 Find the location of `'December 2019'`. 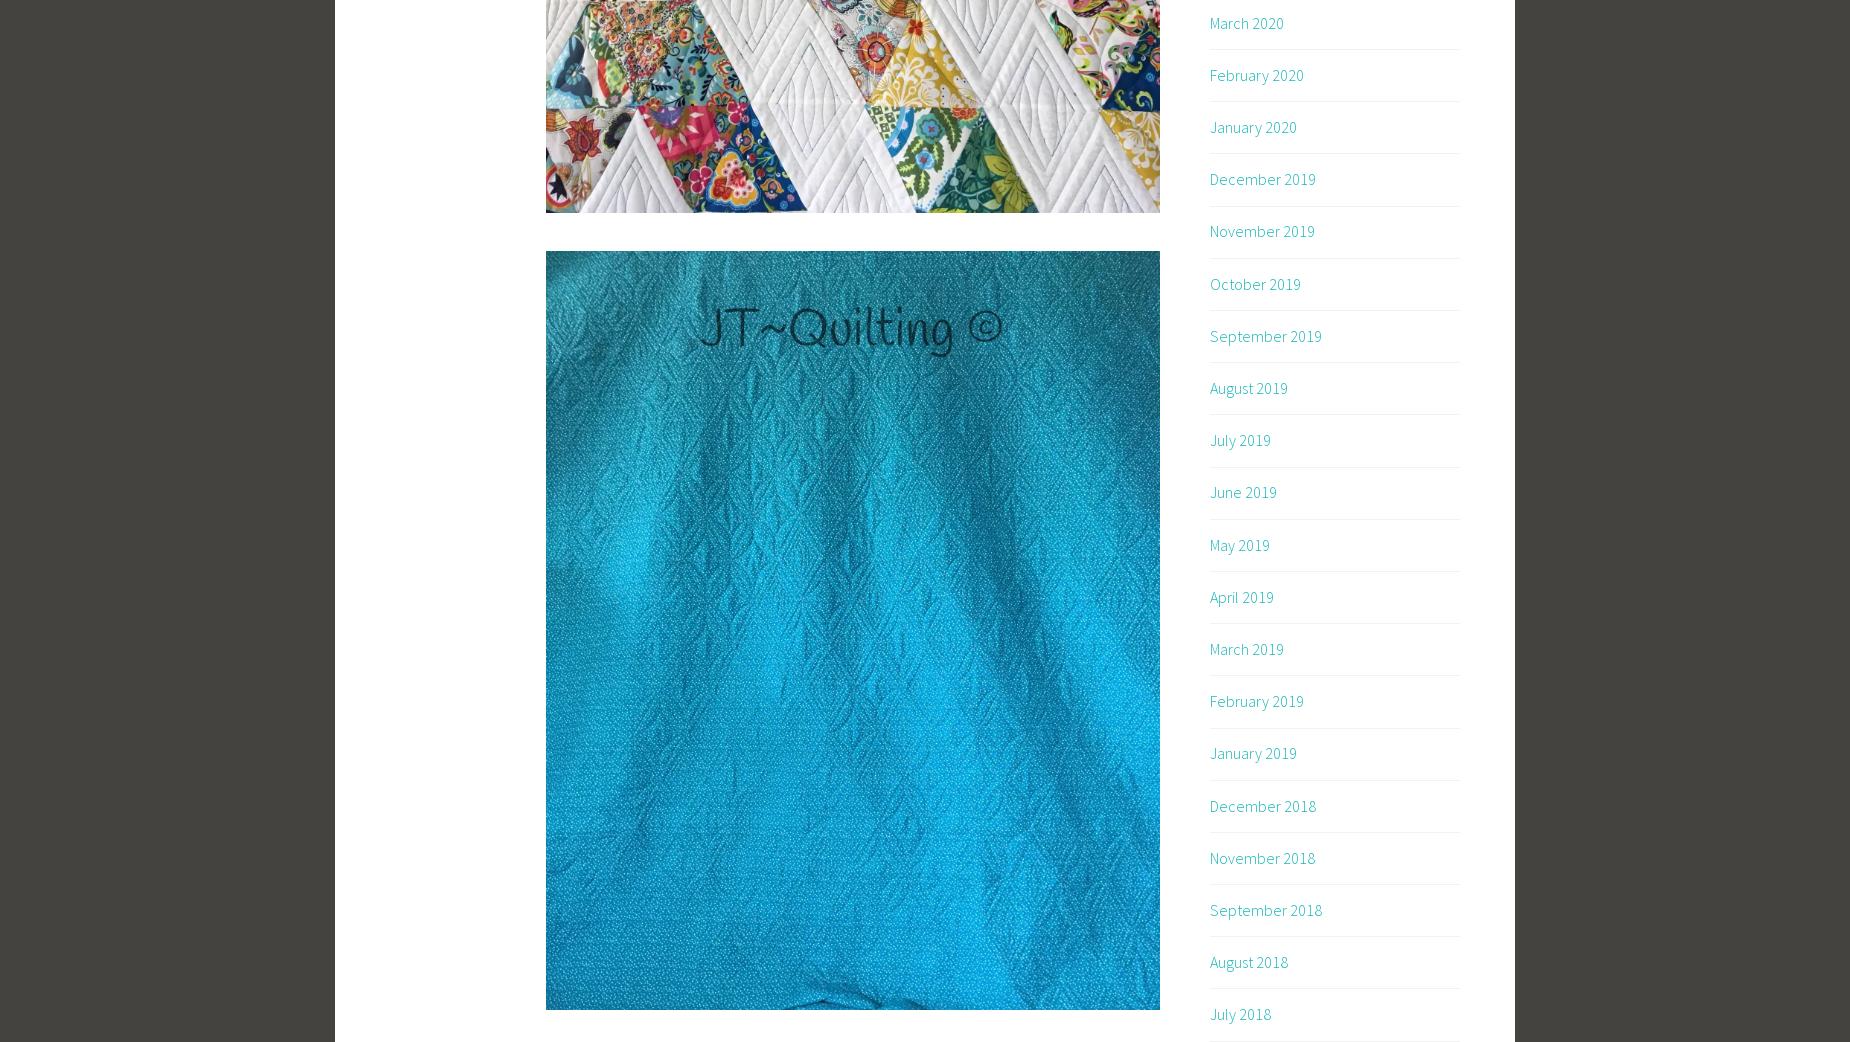

'December 2019' is located at coordinates (1261, 178).